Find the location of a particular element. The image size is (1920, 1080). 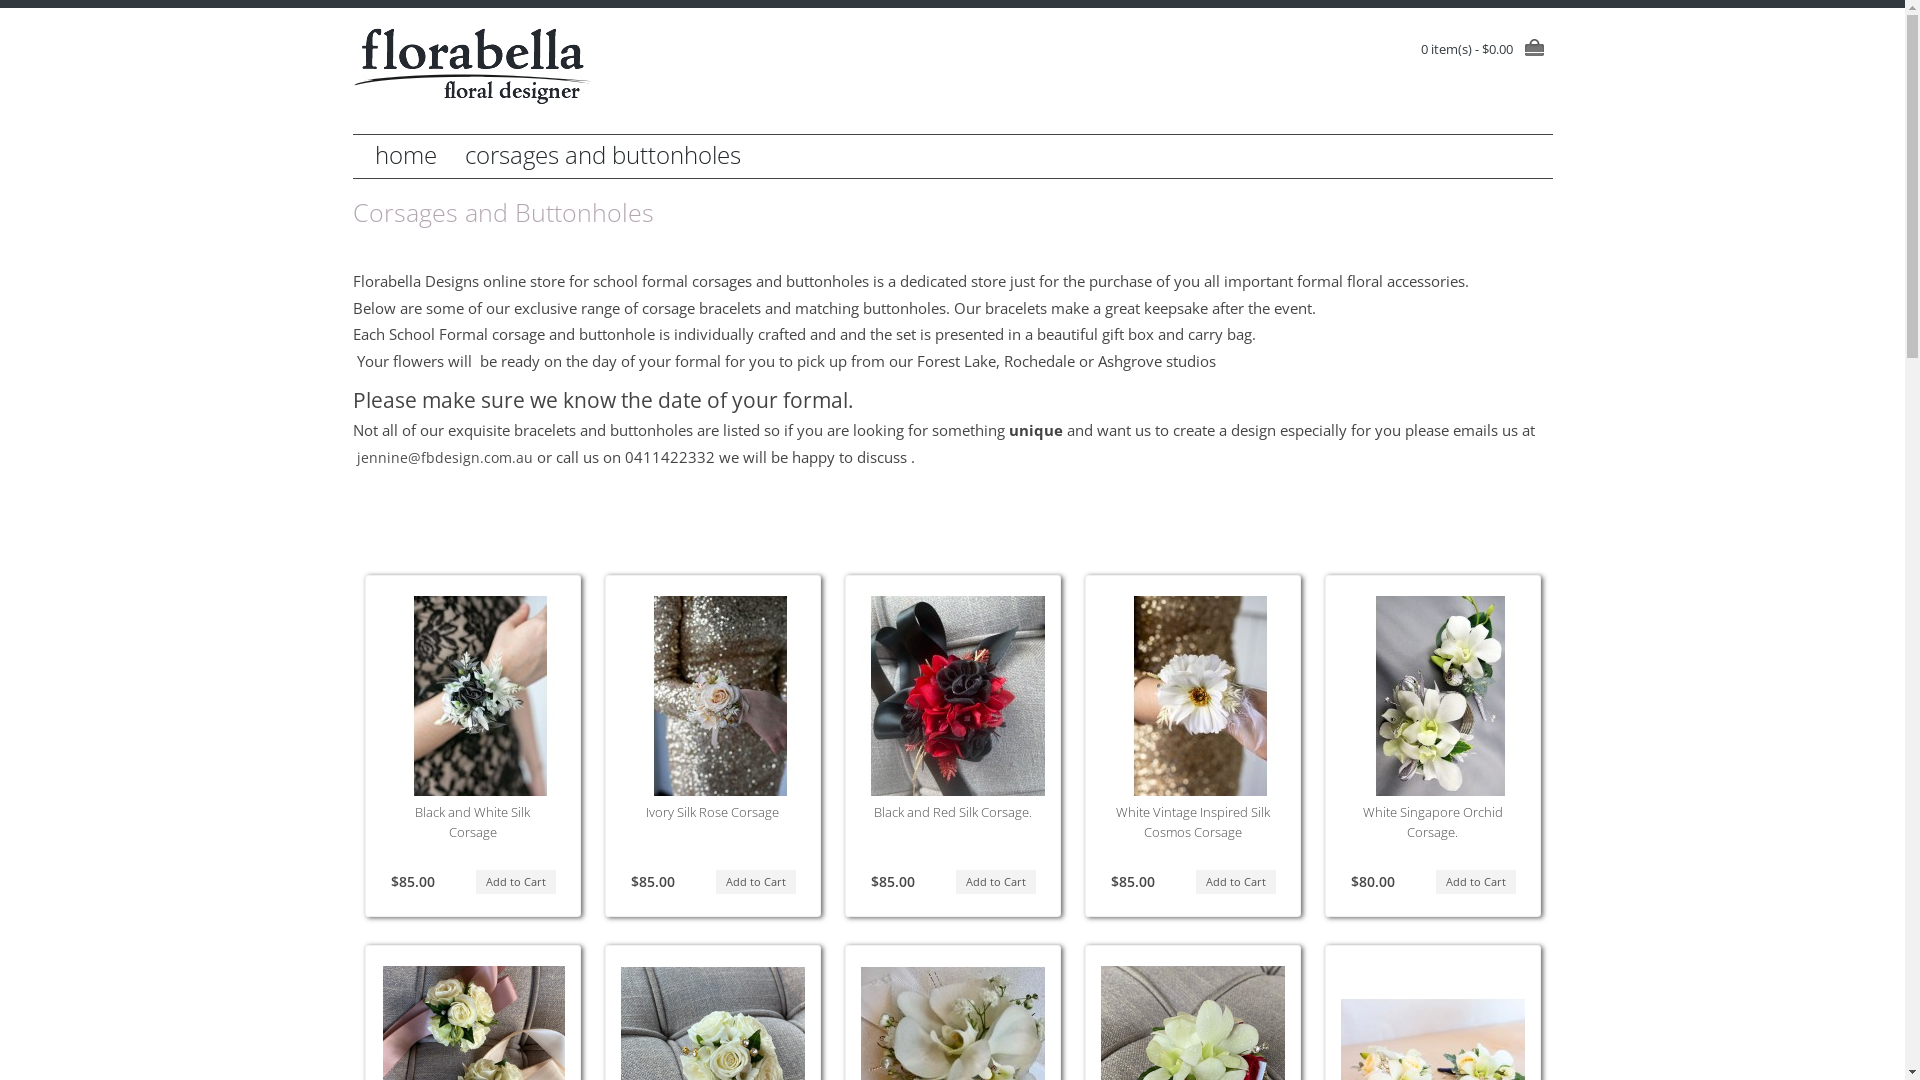

' Black and Red Silk Corsage.  ' is located at coordinates (960, 694).